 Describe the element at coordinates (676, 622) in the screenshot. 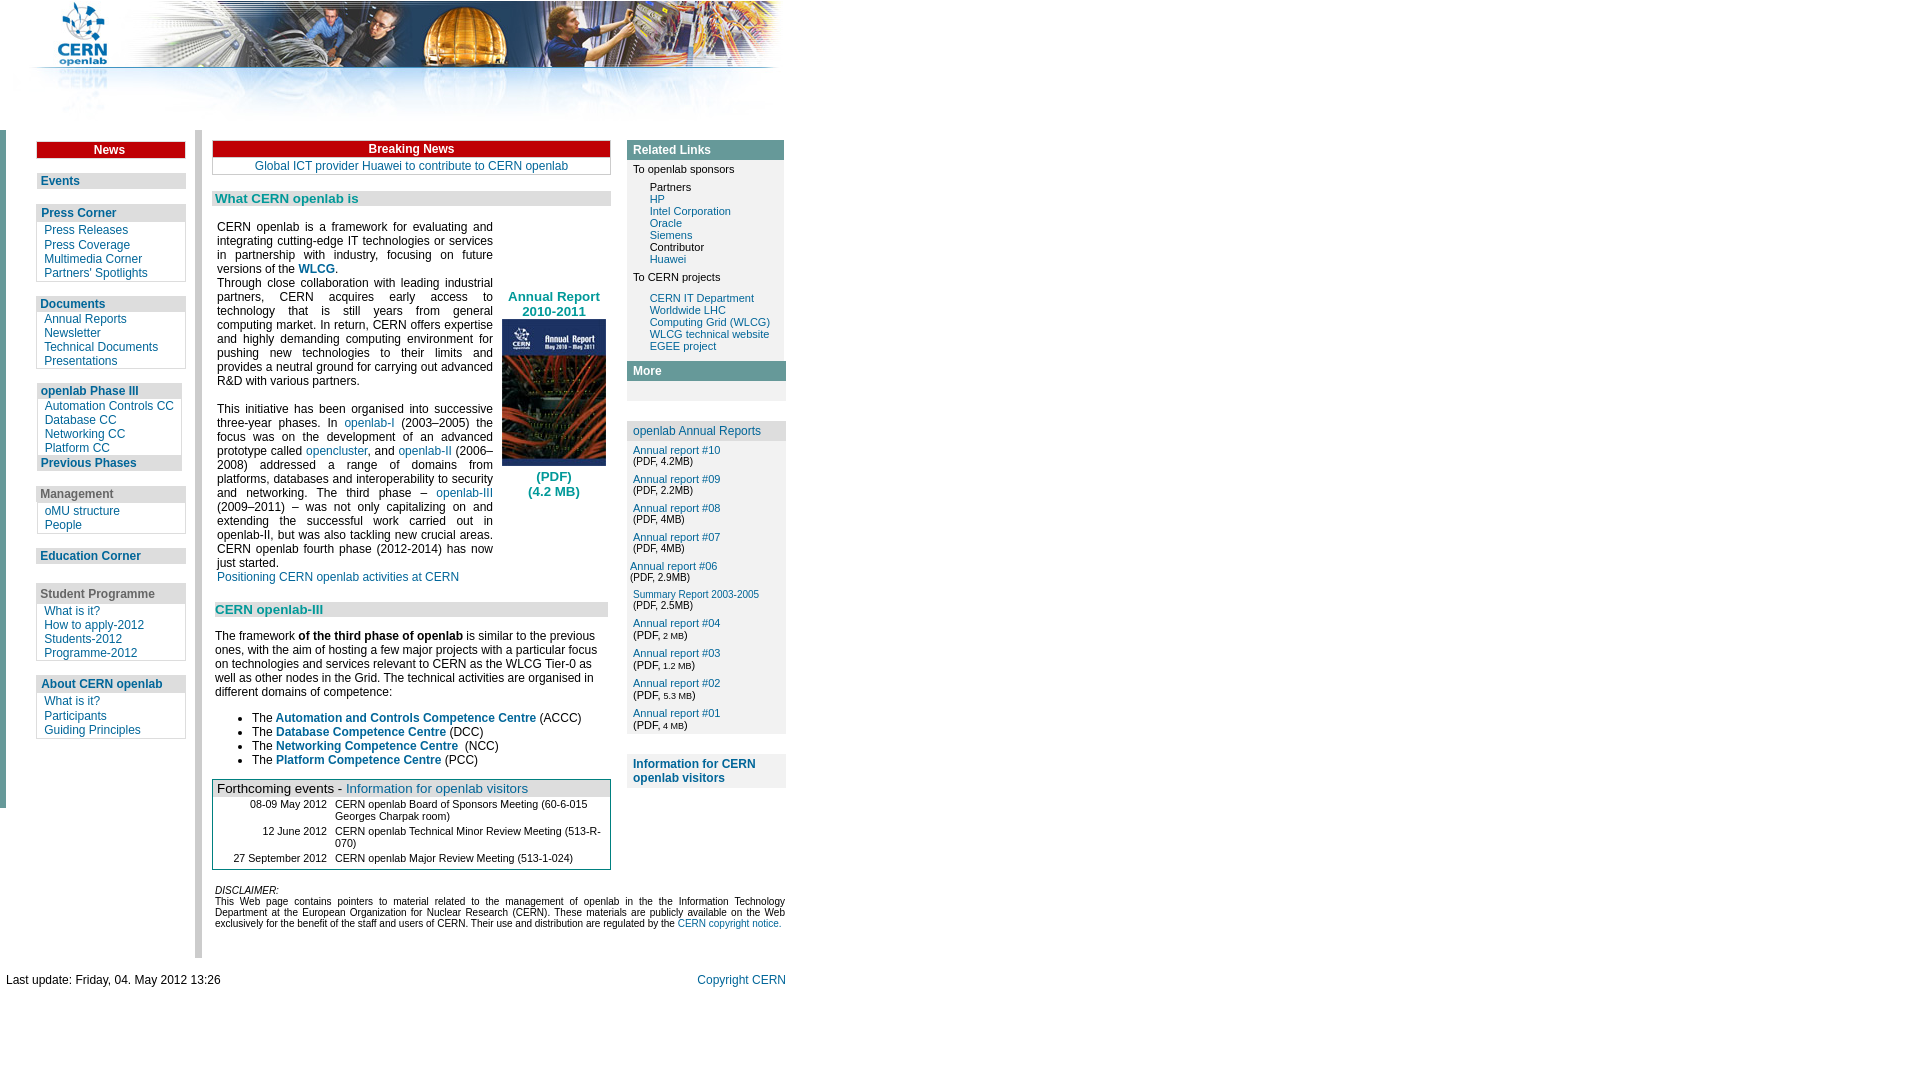

I see `'Annual report #04'` at that location.